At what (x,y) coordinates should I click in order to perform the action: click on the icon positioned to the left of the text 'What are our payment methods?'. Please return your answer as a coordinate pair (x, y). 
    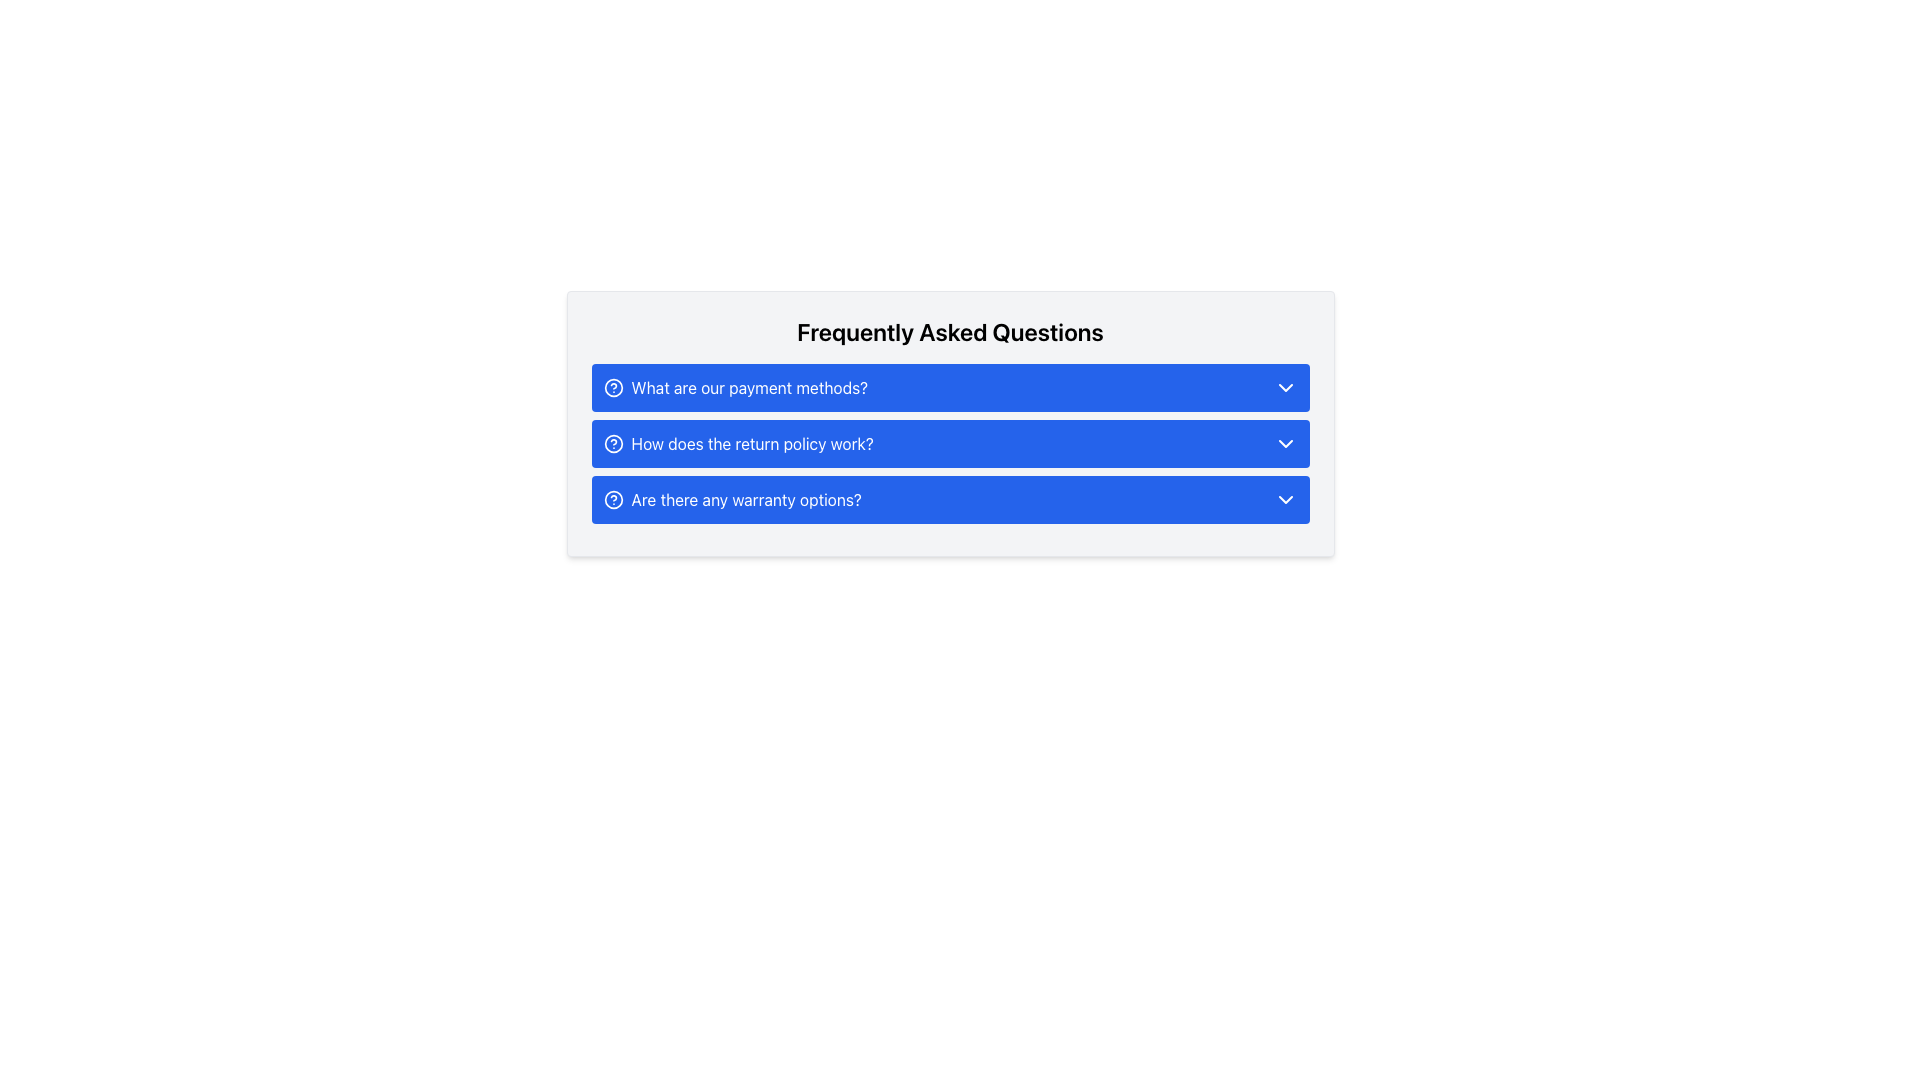
    Looking at the image, I should click on (612, 388).